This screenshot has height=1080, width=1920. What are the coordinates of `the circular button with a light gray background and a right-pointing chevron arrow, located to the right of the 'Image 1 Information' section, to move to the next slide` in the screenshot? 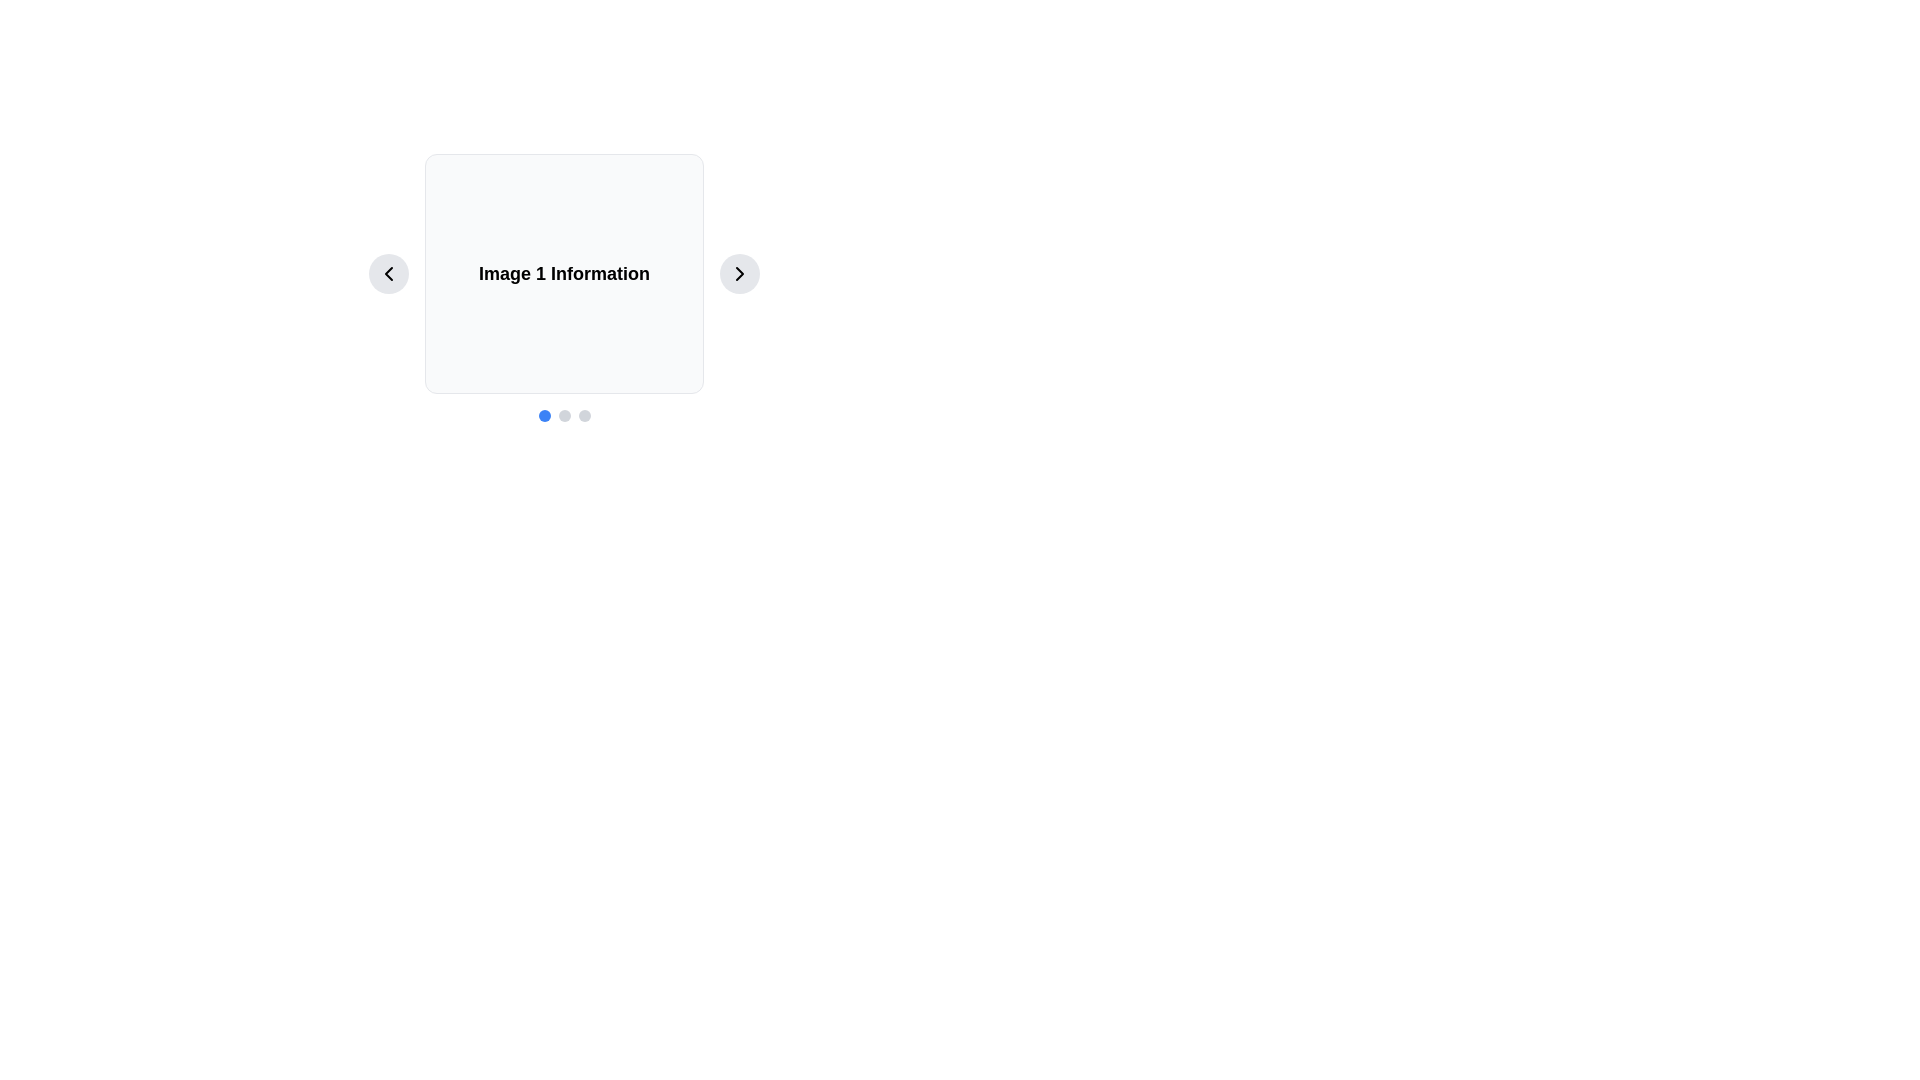 It's located at (738, 273).